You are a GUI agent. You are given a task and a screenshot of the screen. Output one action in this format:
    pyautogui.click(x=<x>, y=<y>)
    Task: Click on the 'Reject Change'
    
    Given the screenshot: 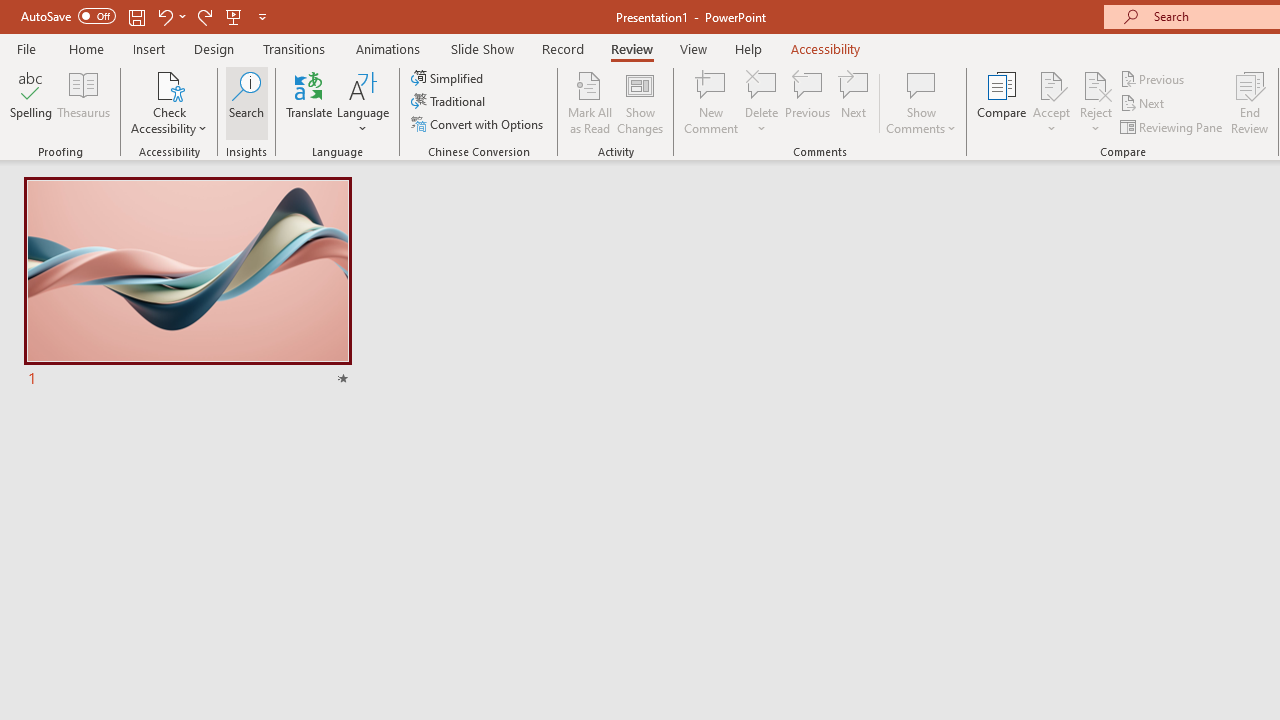 What is the action you would take?
    pyautogui.click(x=1095, y=84)
    